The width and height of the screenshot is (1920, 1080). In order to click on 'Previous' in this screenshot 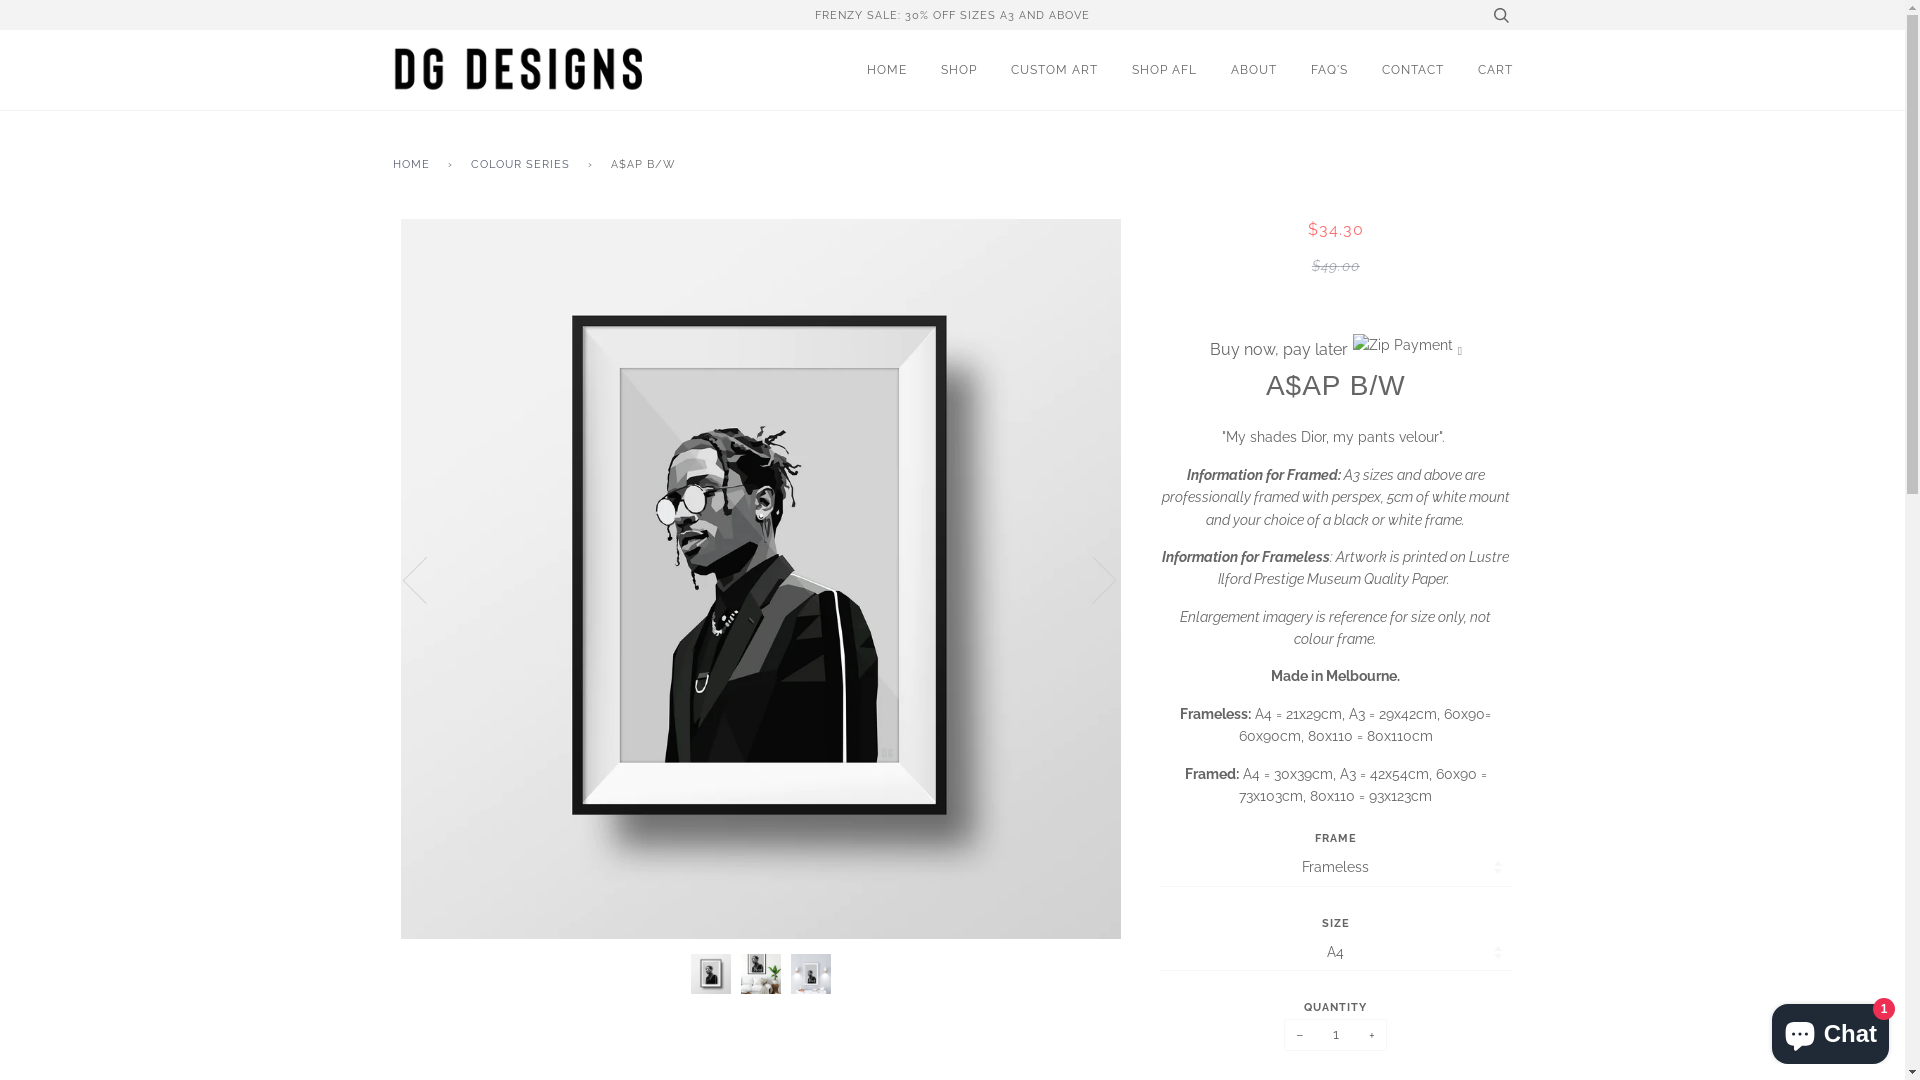, I will do `click(425, 578)`.